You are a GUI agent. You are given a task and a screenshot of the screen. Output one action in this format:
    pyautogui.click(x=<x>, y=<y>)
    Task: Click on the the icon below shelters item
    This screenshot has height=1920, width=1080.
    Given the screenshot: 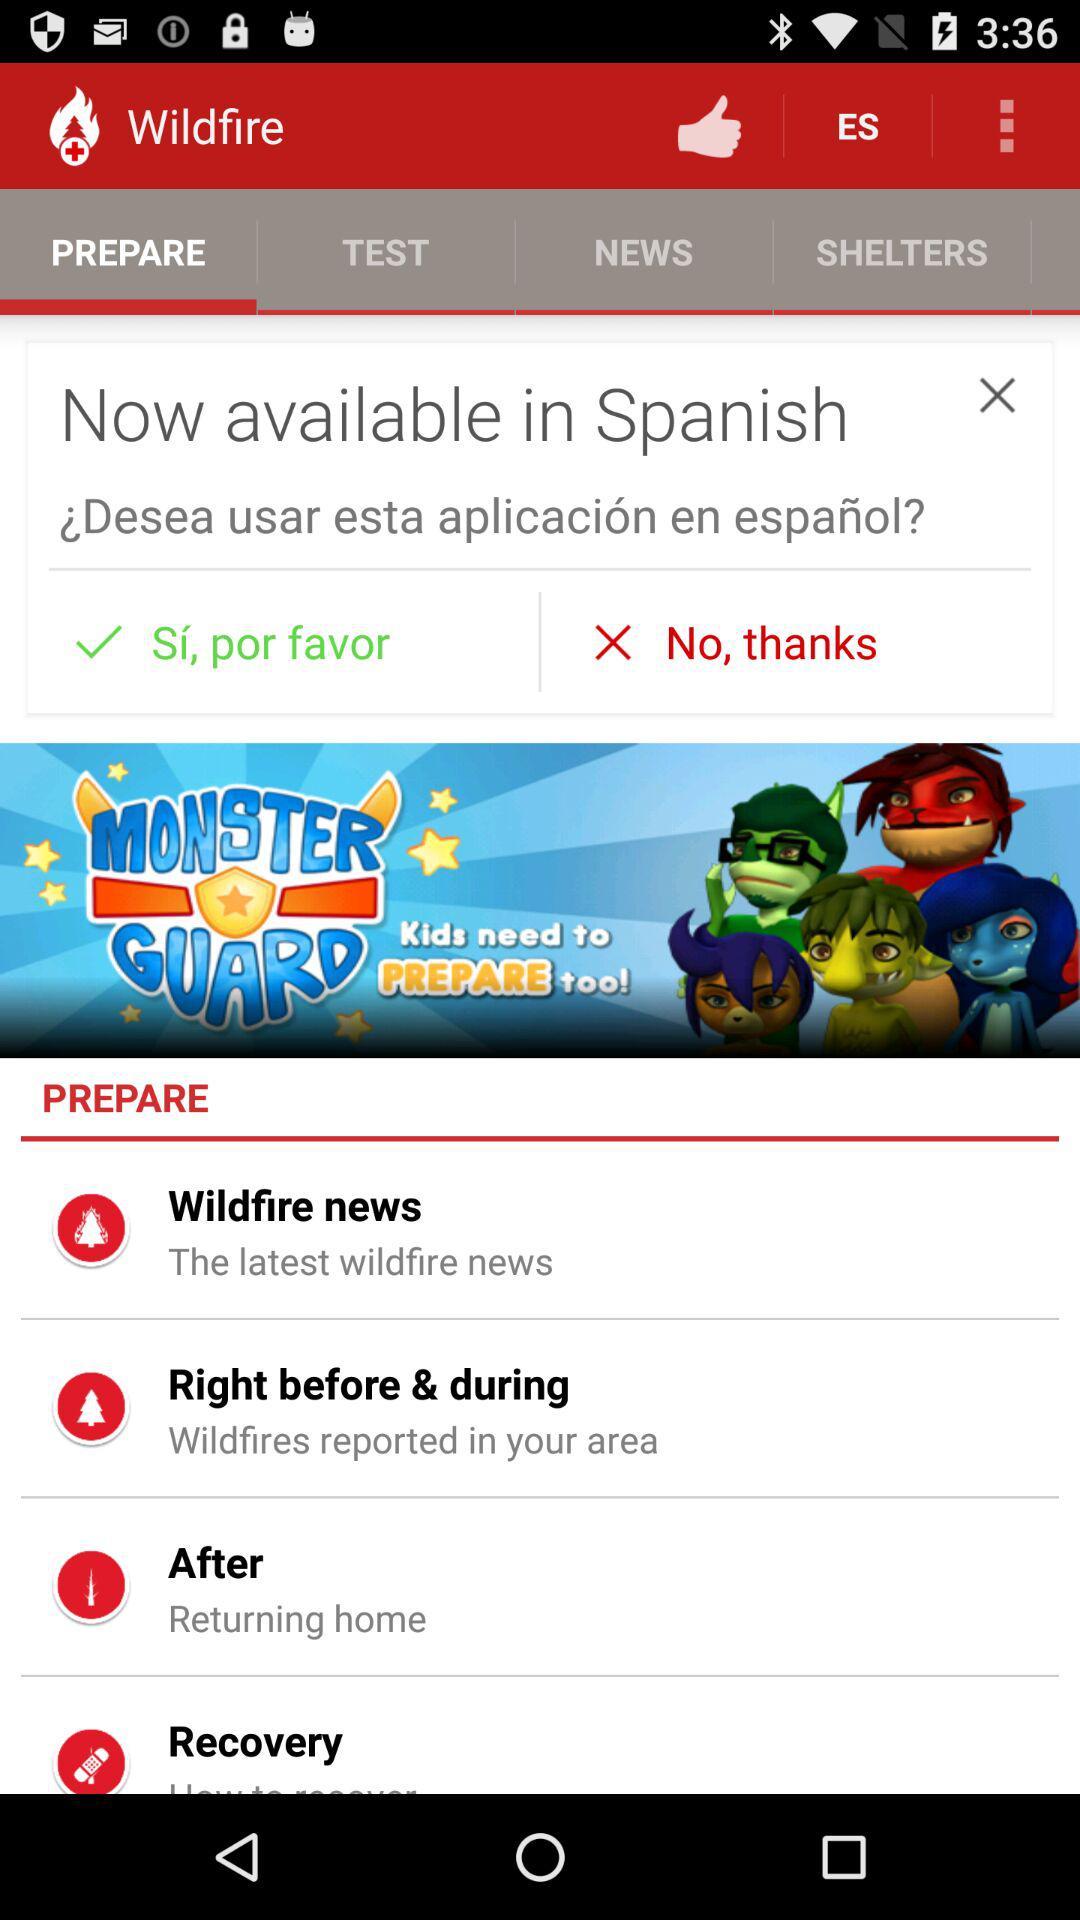 What is the action you would take?
    pyautogui.click(x=997, y=395)
    